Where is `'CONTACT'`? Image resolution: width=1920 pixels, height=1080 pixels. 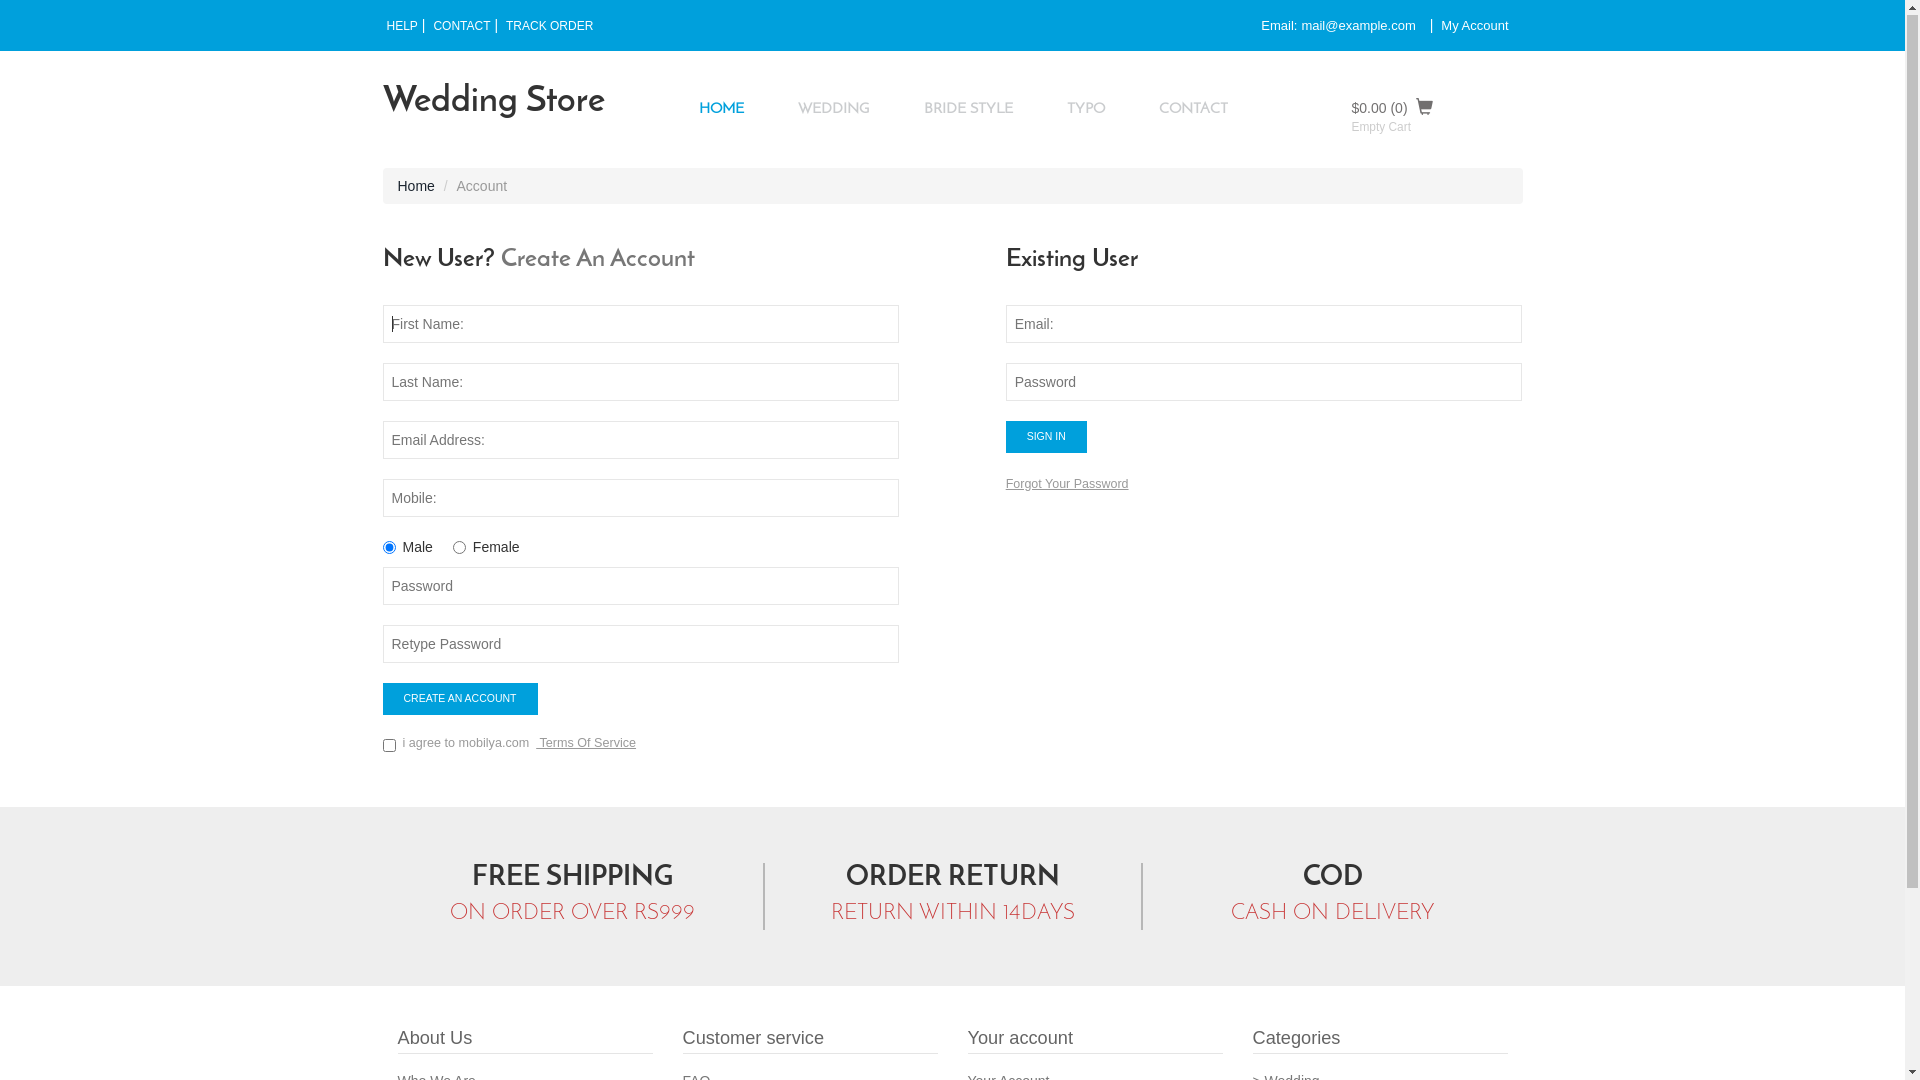
'CONTACT' is located at coordinates (427, 27).